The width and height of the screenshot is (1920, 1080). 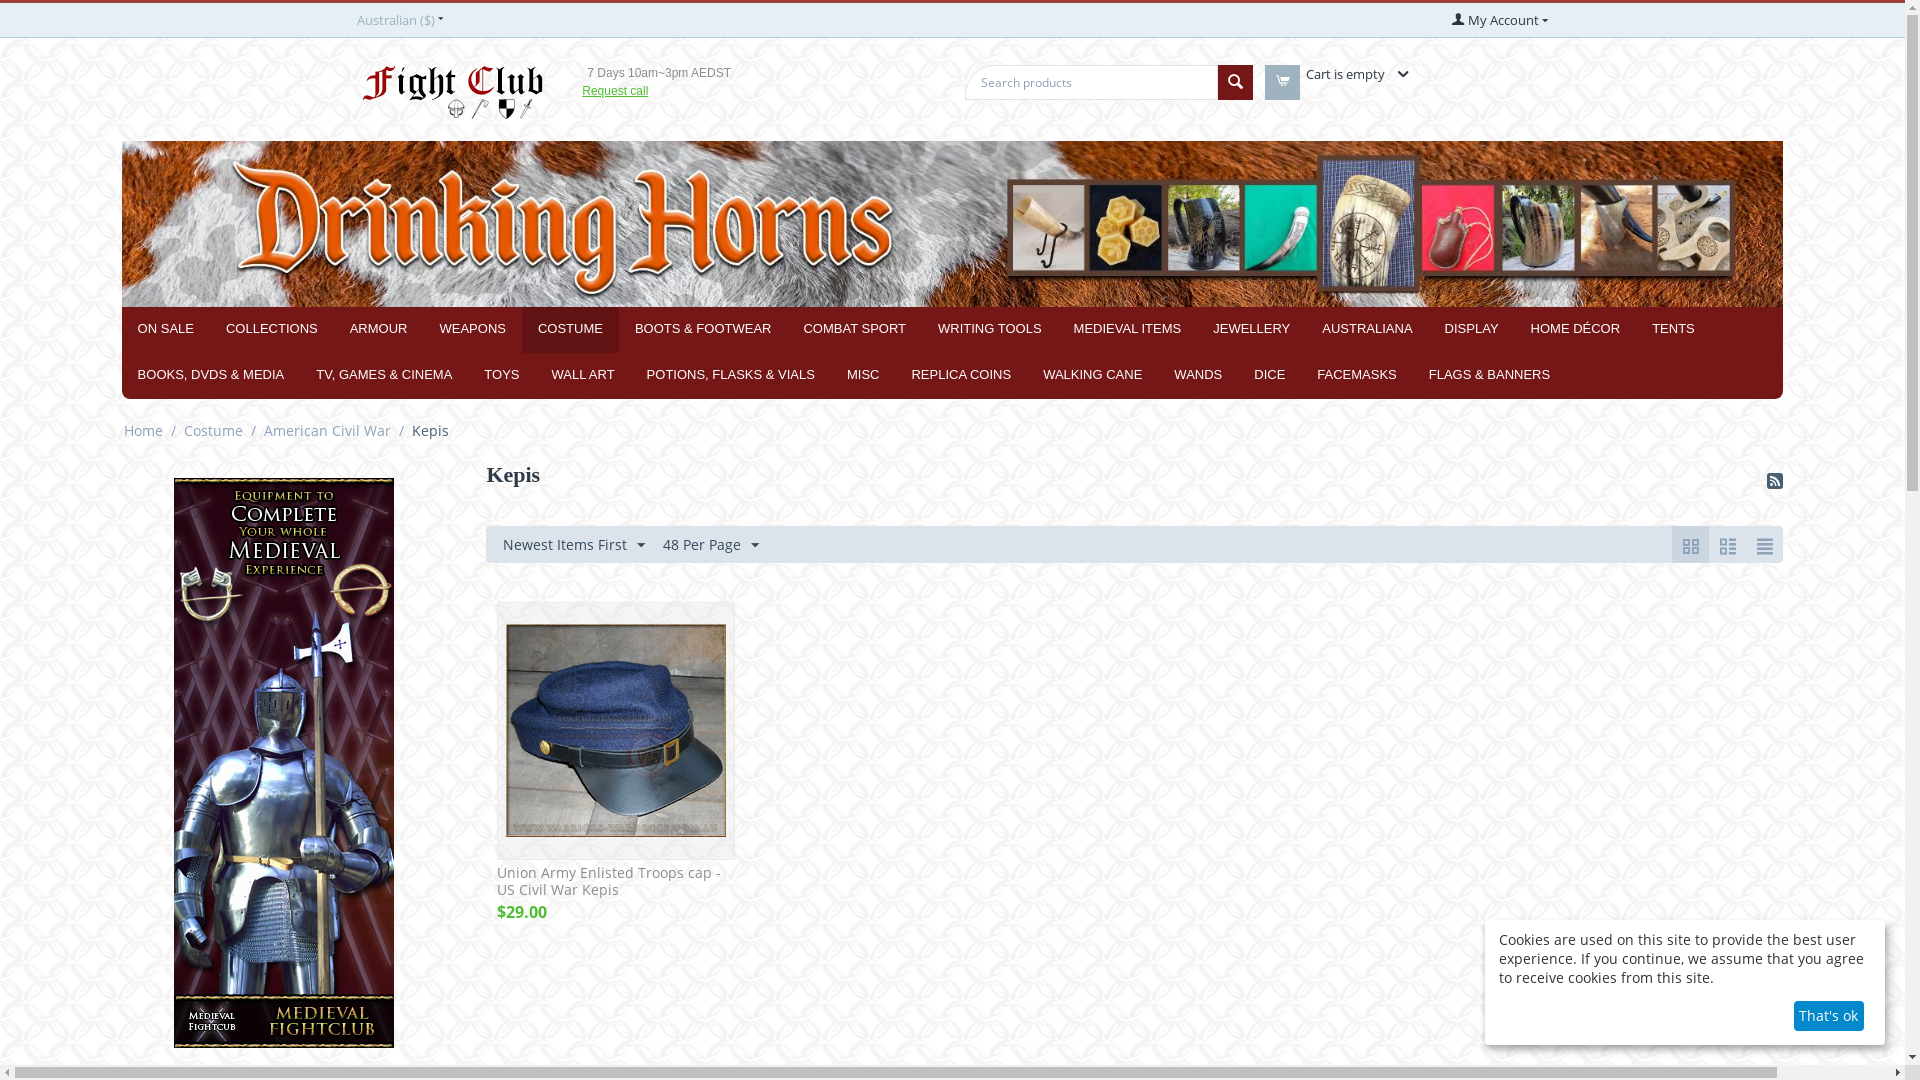 What do you see at coordinates (1499, 19) in the screenshot?
I see `' My Account'` at bounding box center [1499, 19].